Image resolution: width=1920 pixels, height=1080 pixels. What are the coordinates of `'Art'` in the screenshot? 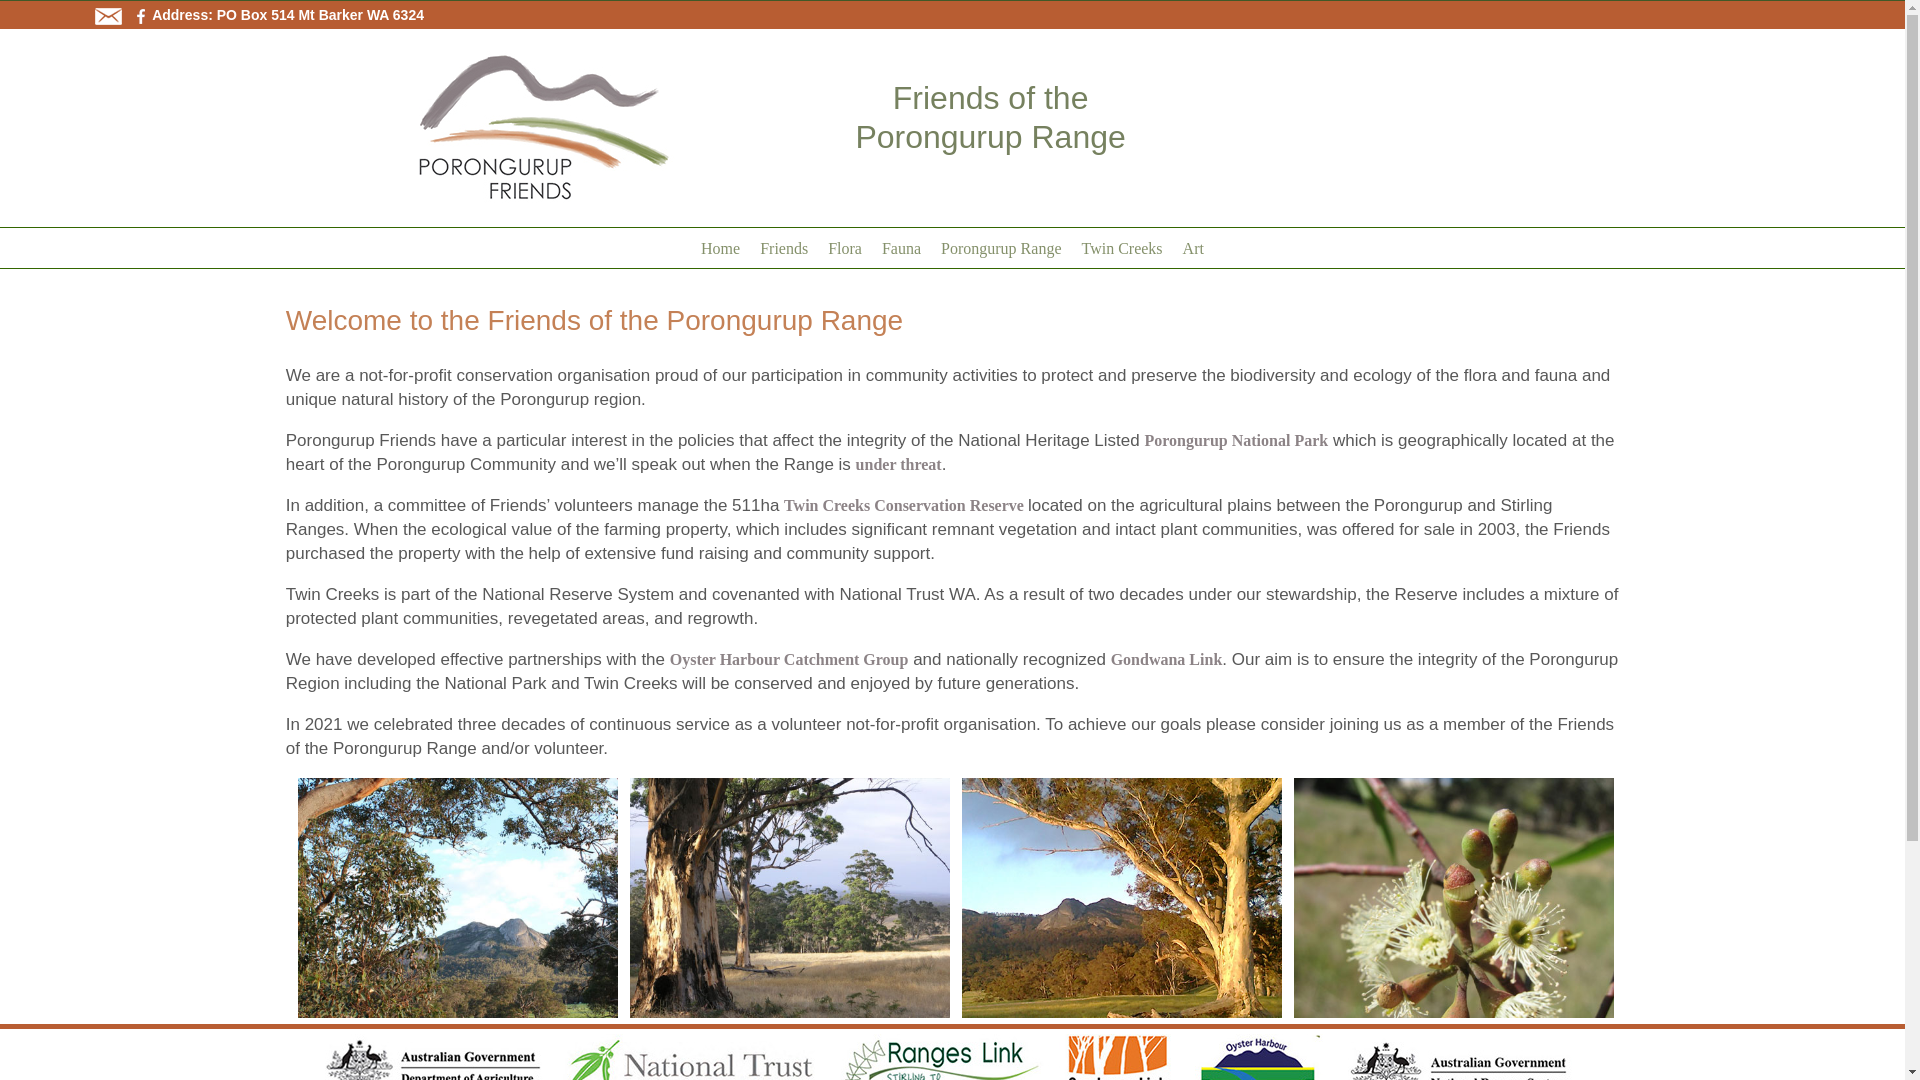 It's located at (1172, 245).